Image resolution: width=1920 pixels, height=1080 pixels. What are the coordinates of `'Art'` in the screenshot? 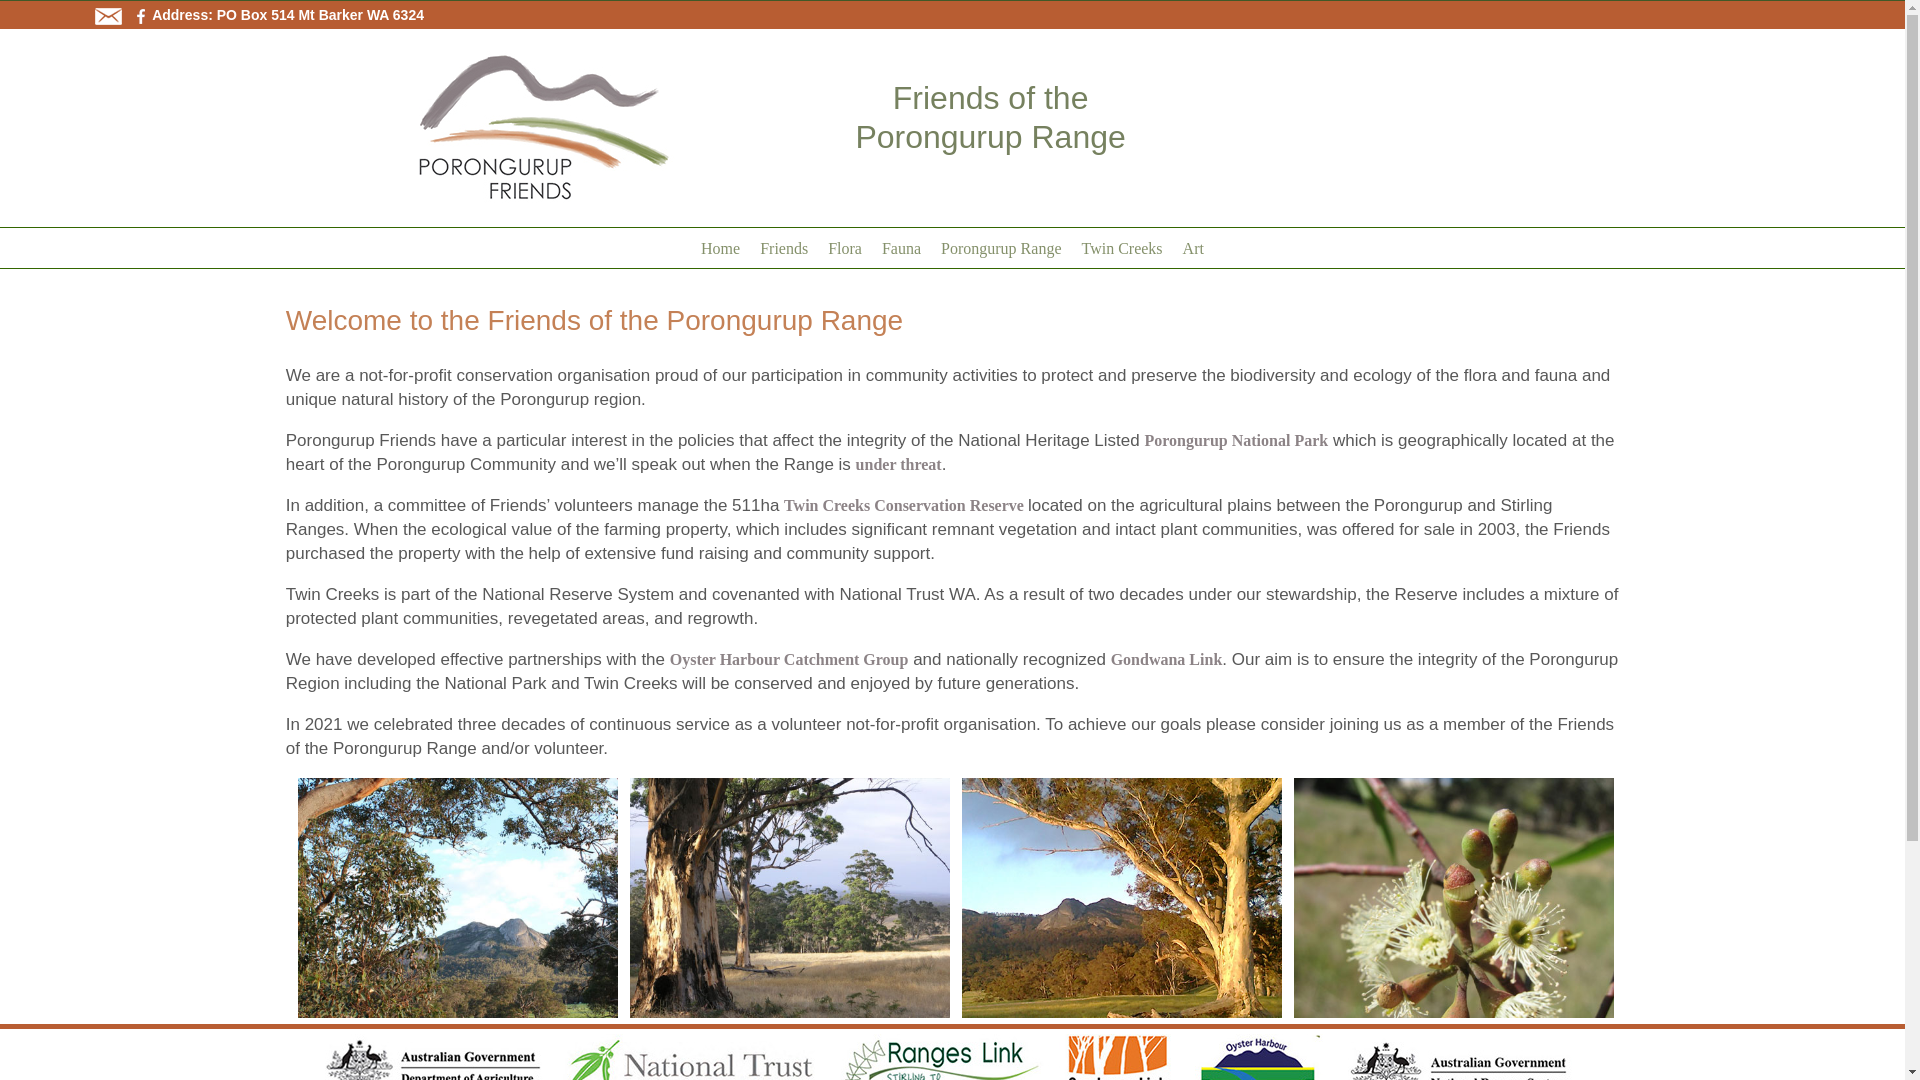 It's located at (1172, 245).